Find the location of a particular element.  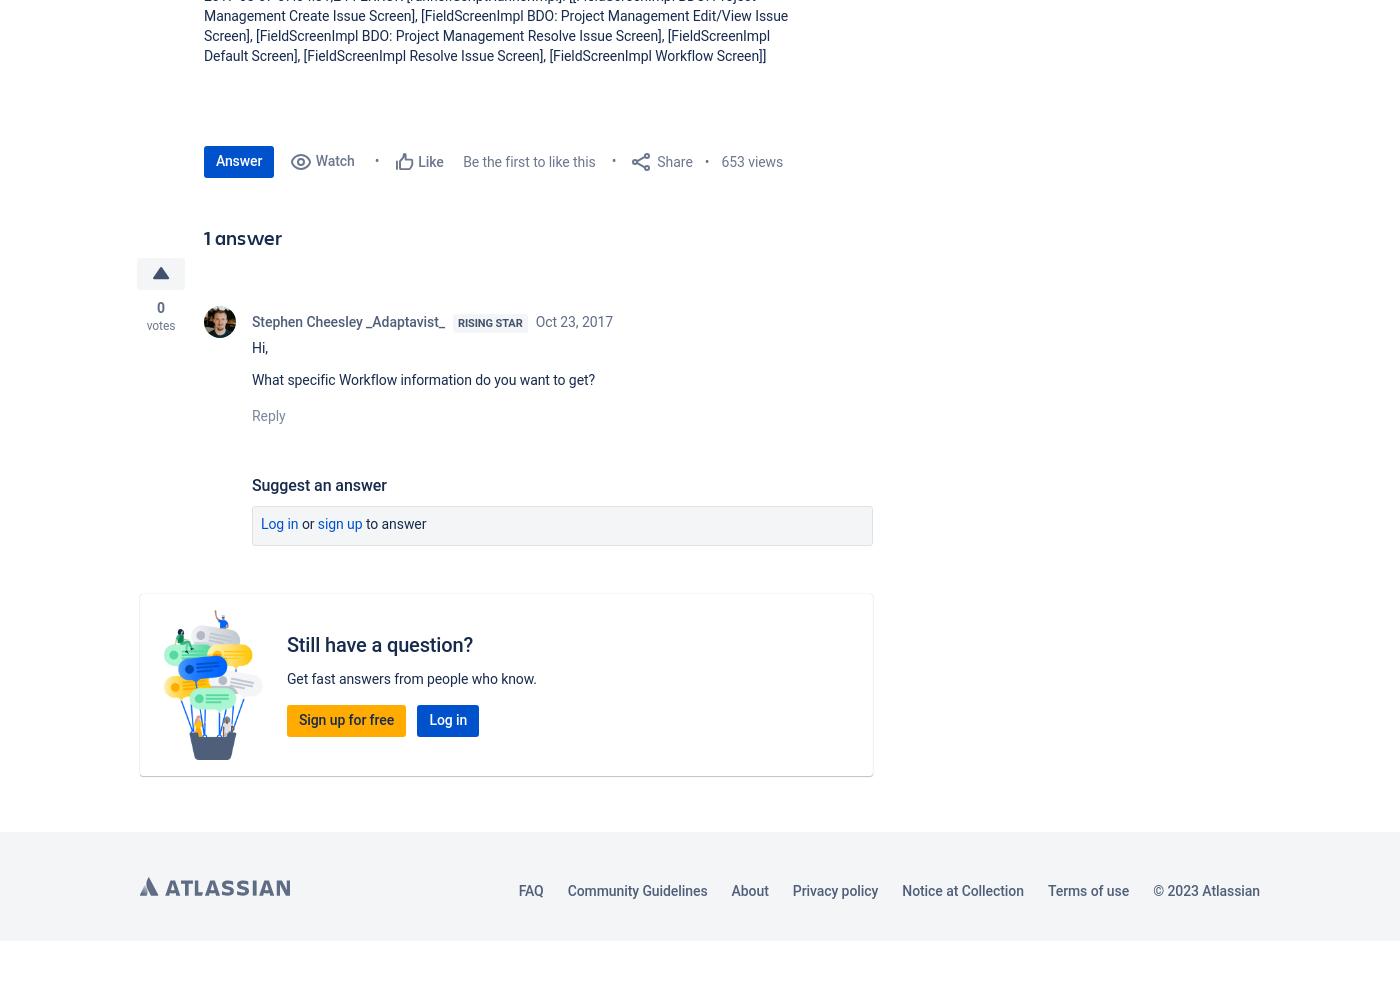

'Privacy policy' is located at coordinates (790, 889).